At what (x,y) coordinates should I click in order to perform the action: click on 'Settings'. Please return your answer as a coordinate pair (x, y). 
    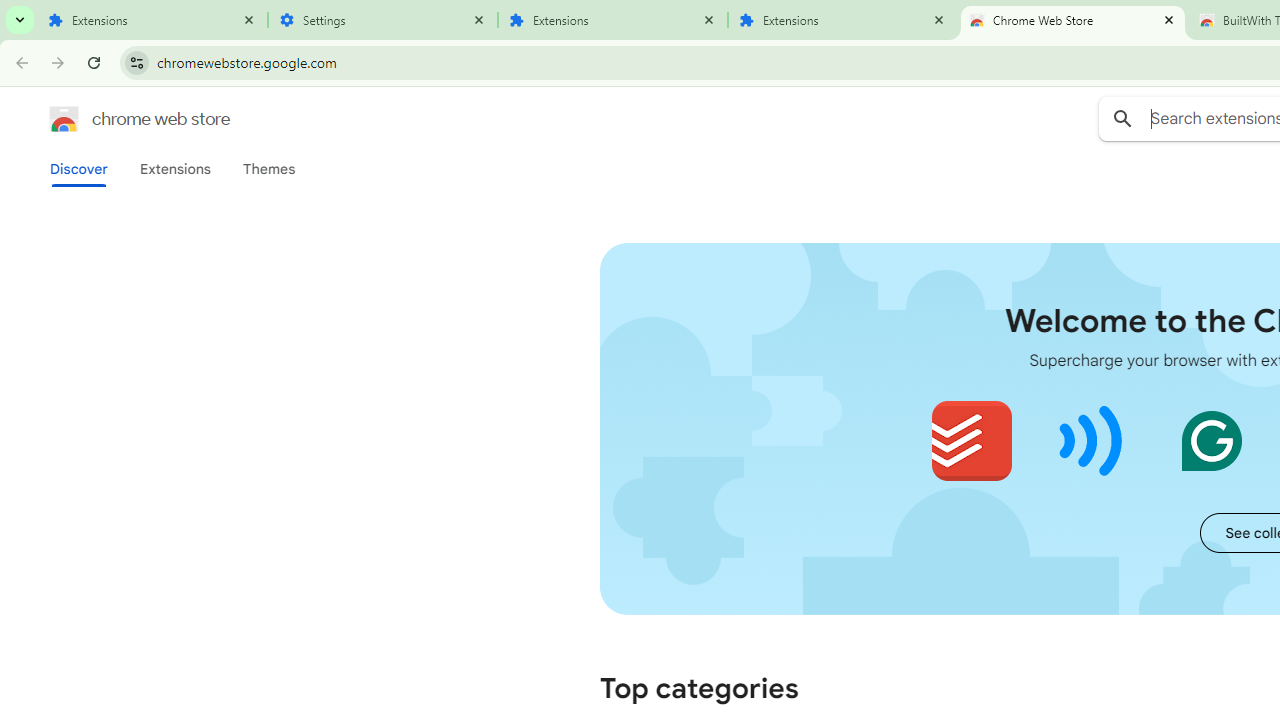
    Looking at the image, I should click on (382, 20).